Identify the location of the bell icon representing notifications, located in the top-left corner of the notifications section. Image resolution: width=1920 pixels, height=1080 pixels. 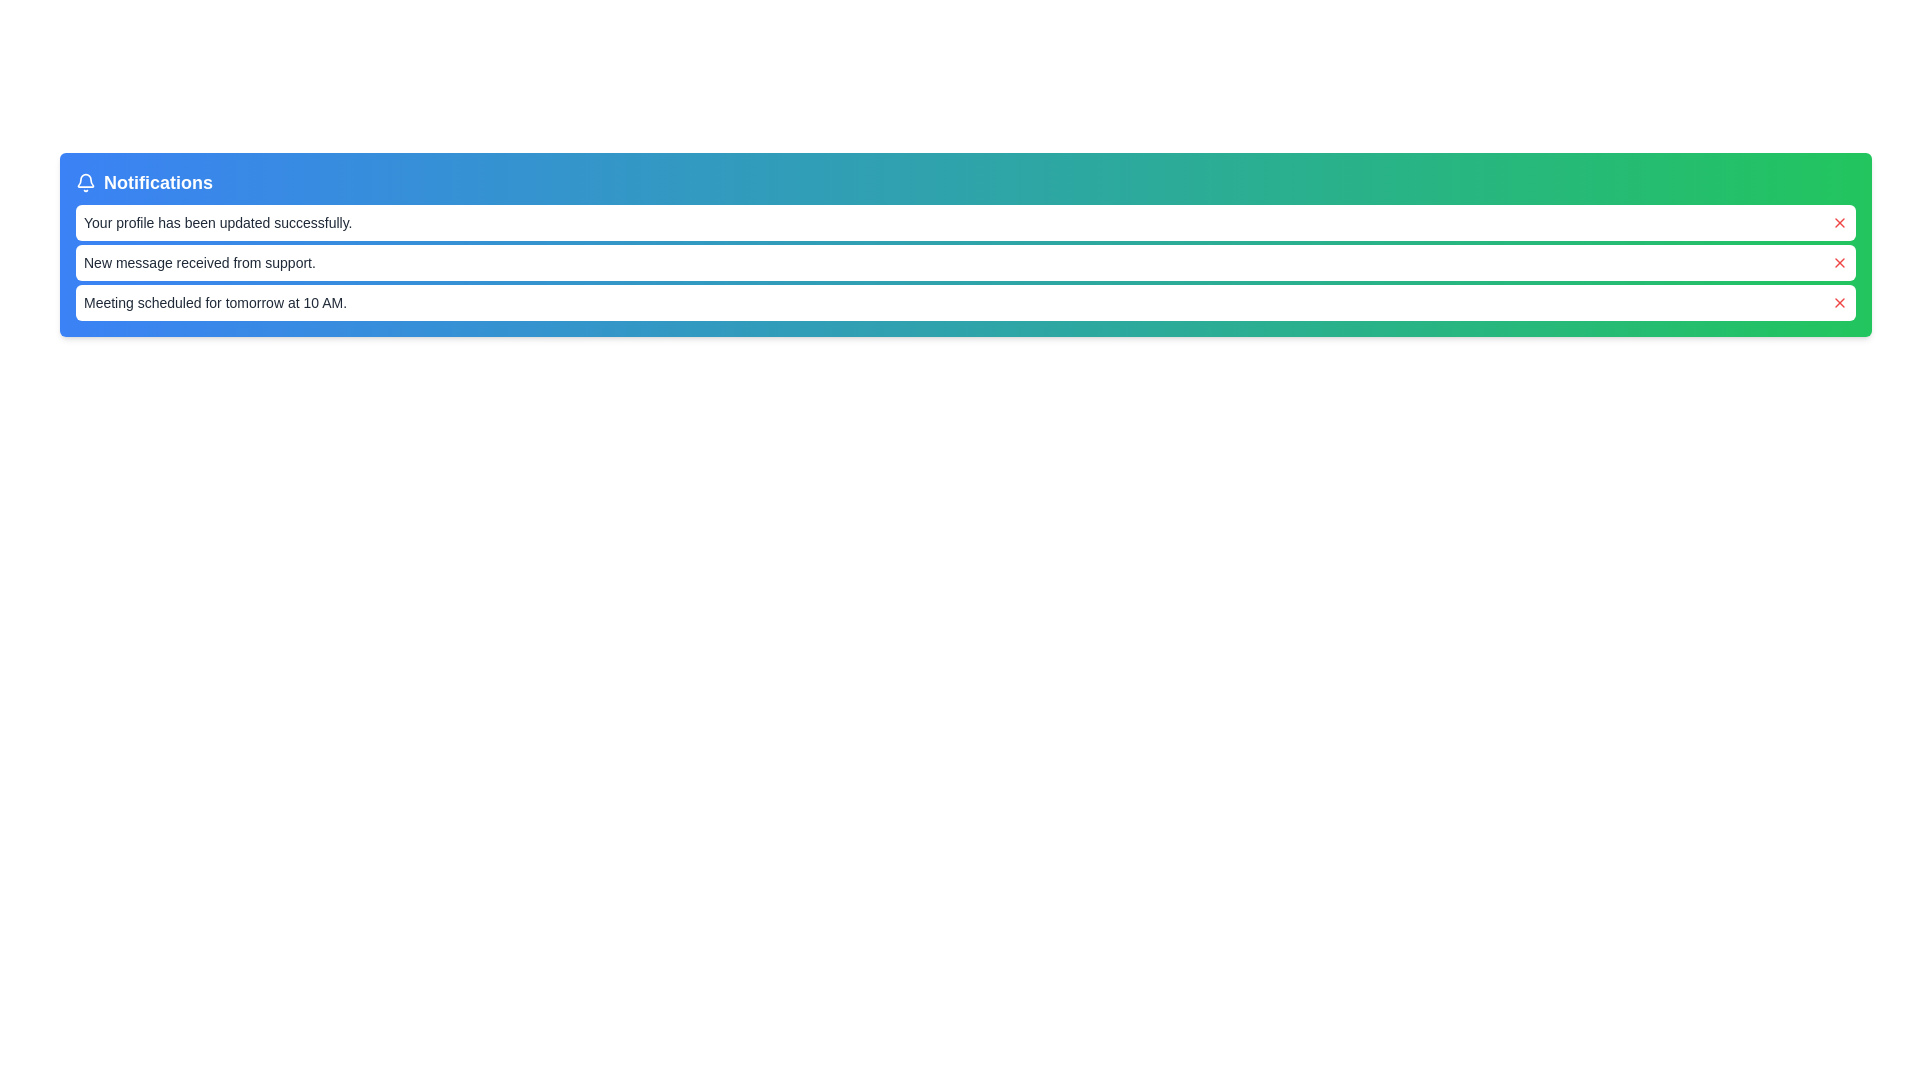
(85, 182).